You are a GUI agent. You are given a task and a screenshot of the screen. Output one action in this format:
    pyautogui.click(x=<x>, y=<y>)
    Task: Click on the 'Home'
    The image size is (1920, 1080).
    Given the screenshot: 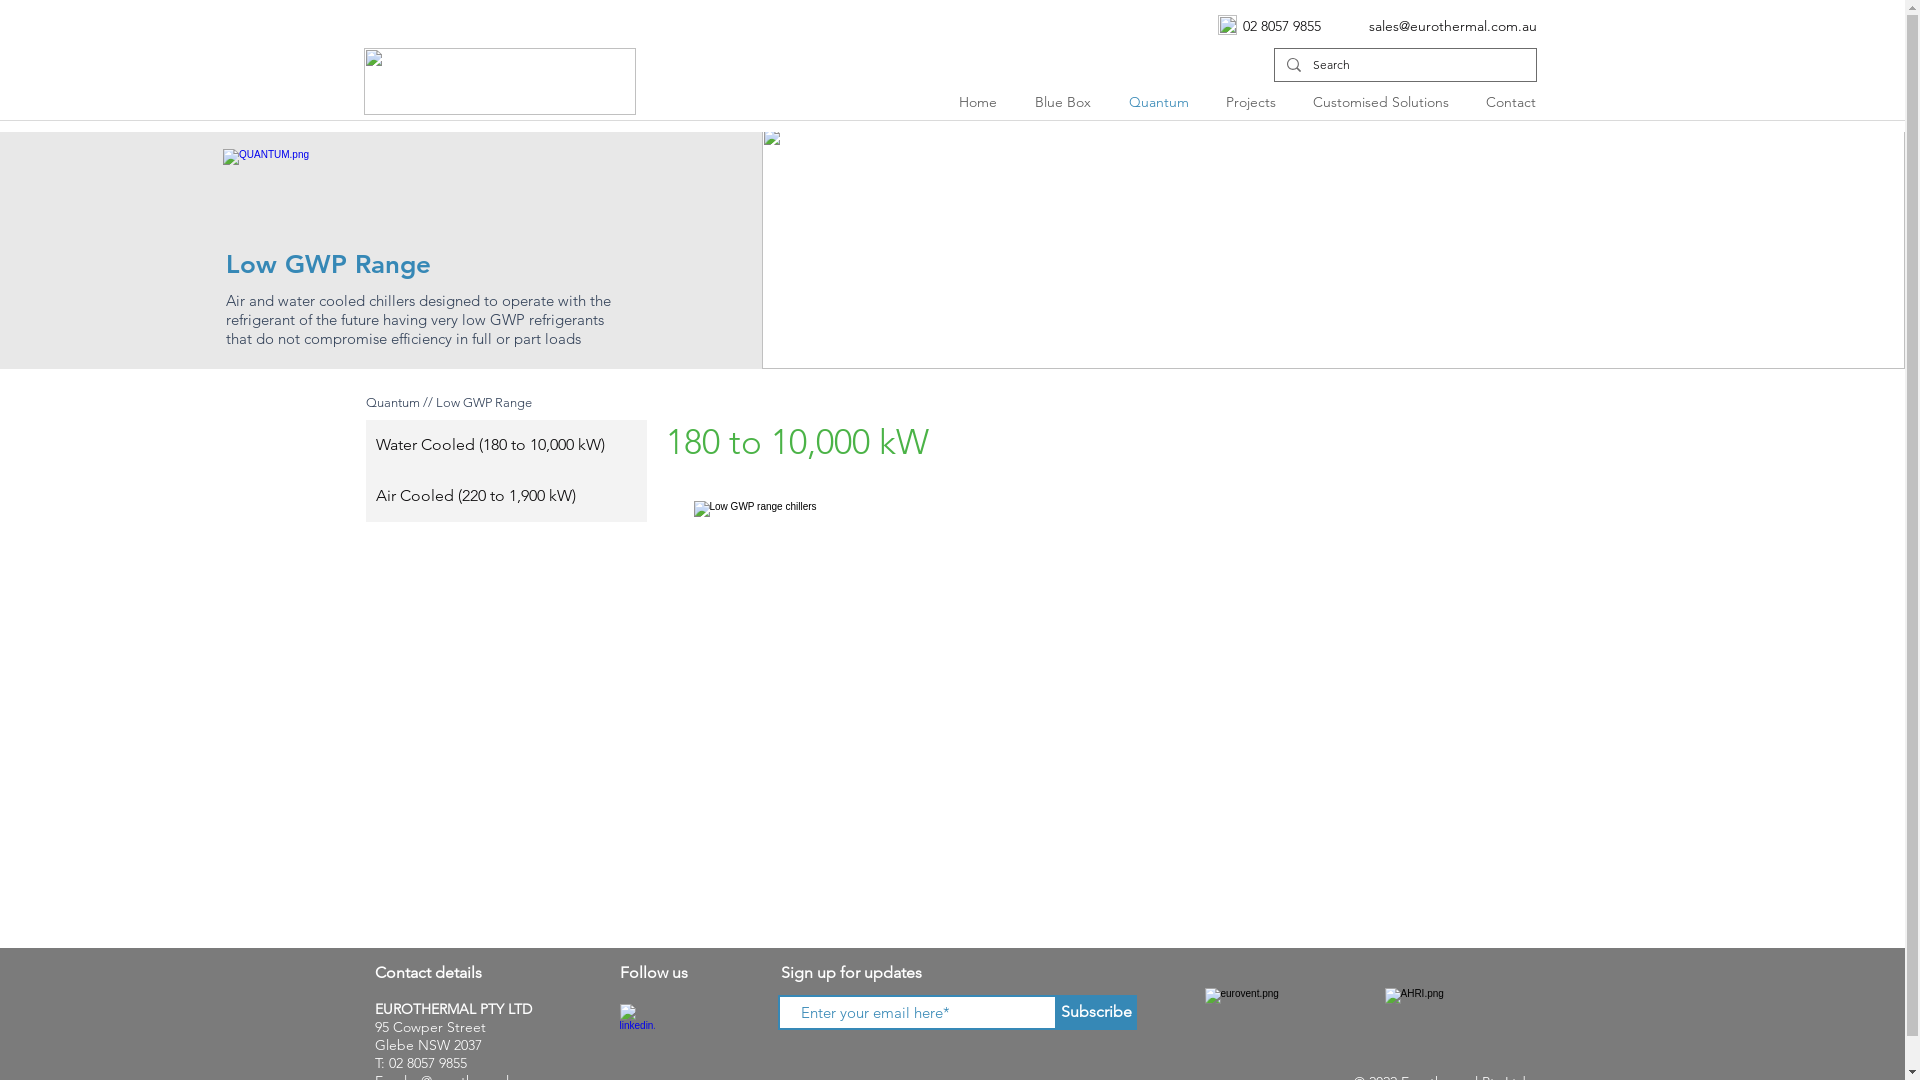 What is the action you would take?
    pyautogui.click(x=982, y=101)
    